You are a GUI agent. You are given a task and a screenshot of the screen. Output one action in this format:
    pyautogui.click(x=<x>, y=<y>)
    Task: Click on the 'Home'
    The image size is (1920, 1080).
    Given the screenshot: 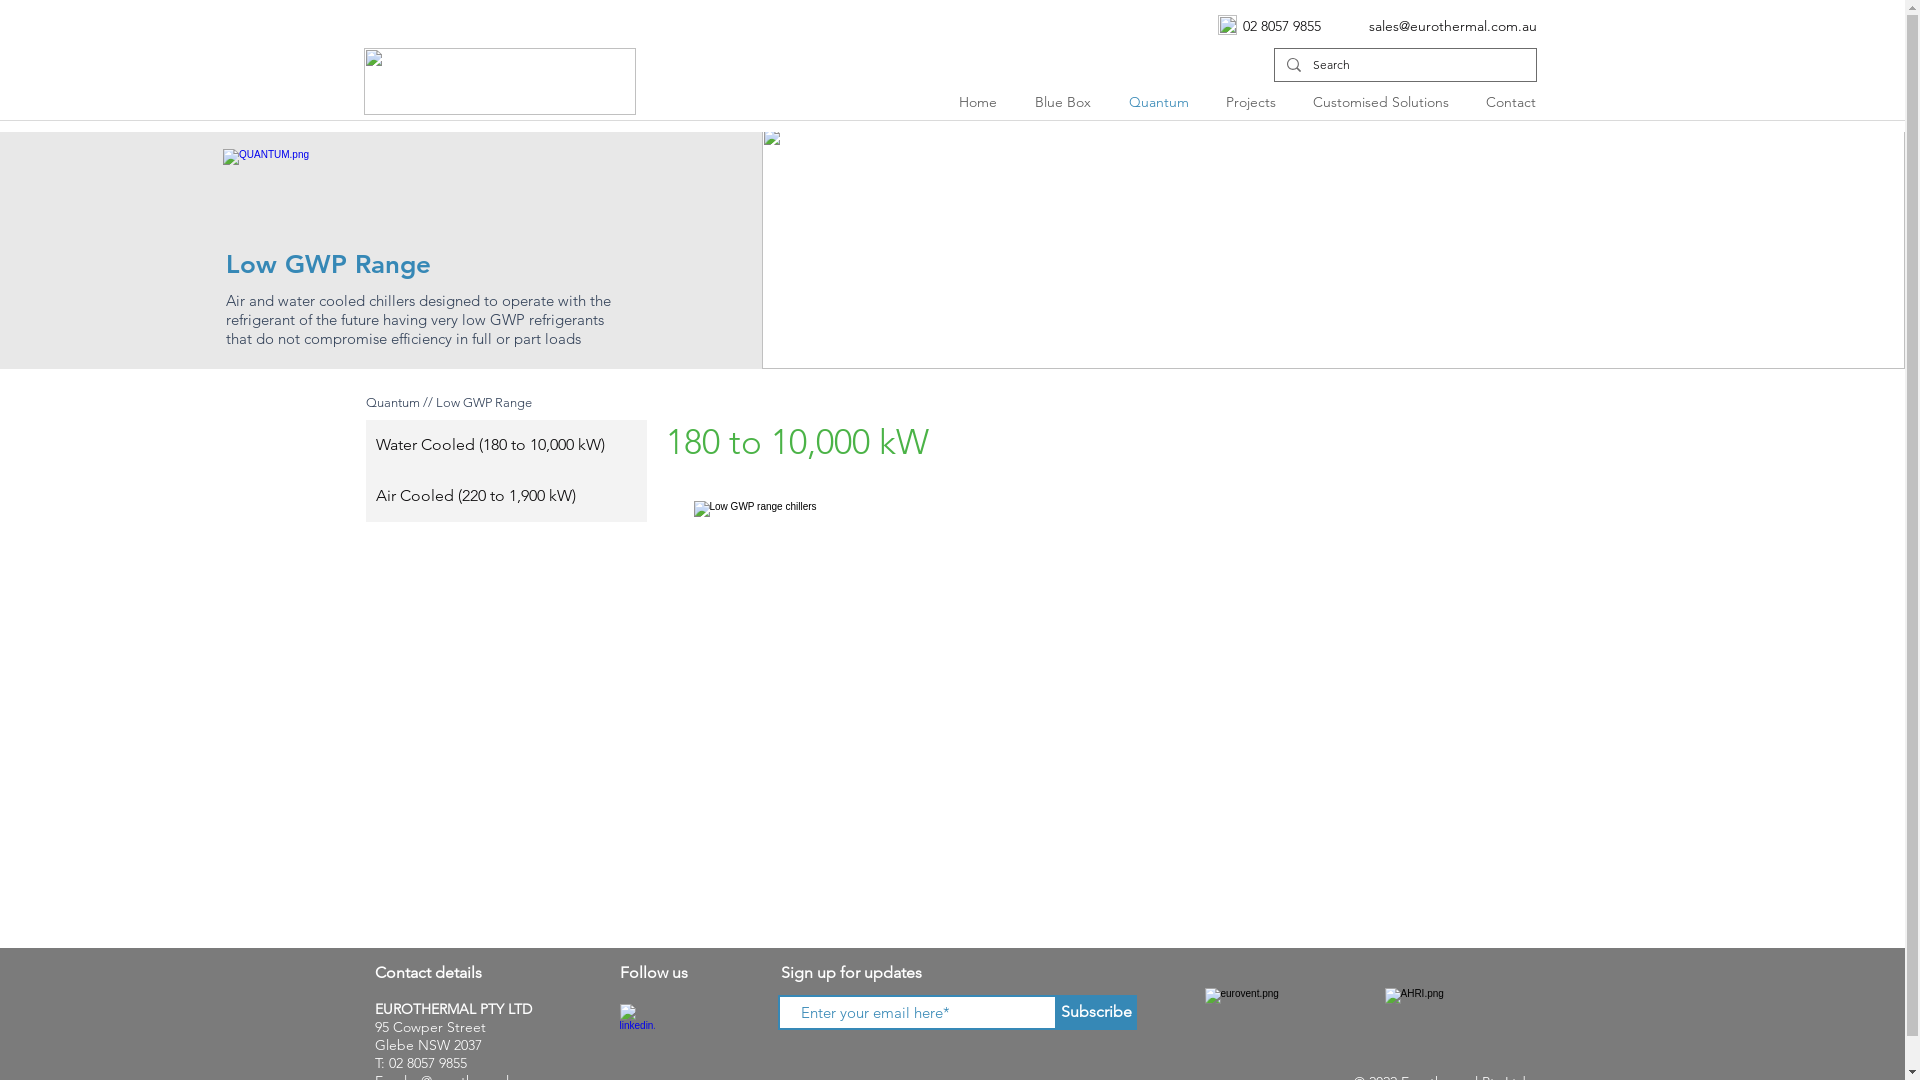 What is the action you would take?
    pyautogui.click(x=982, y=101)
    